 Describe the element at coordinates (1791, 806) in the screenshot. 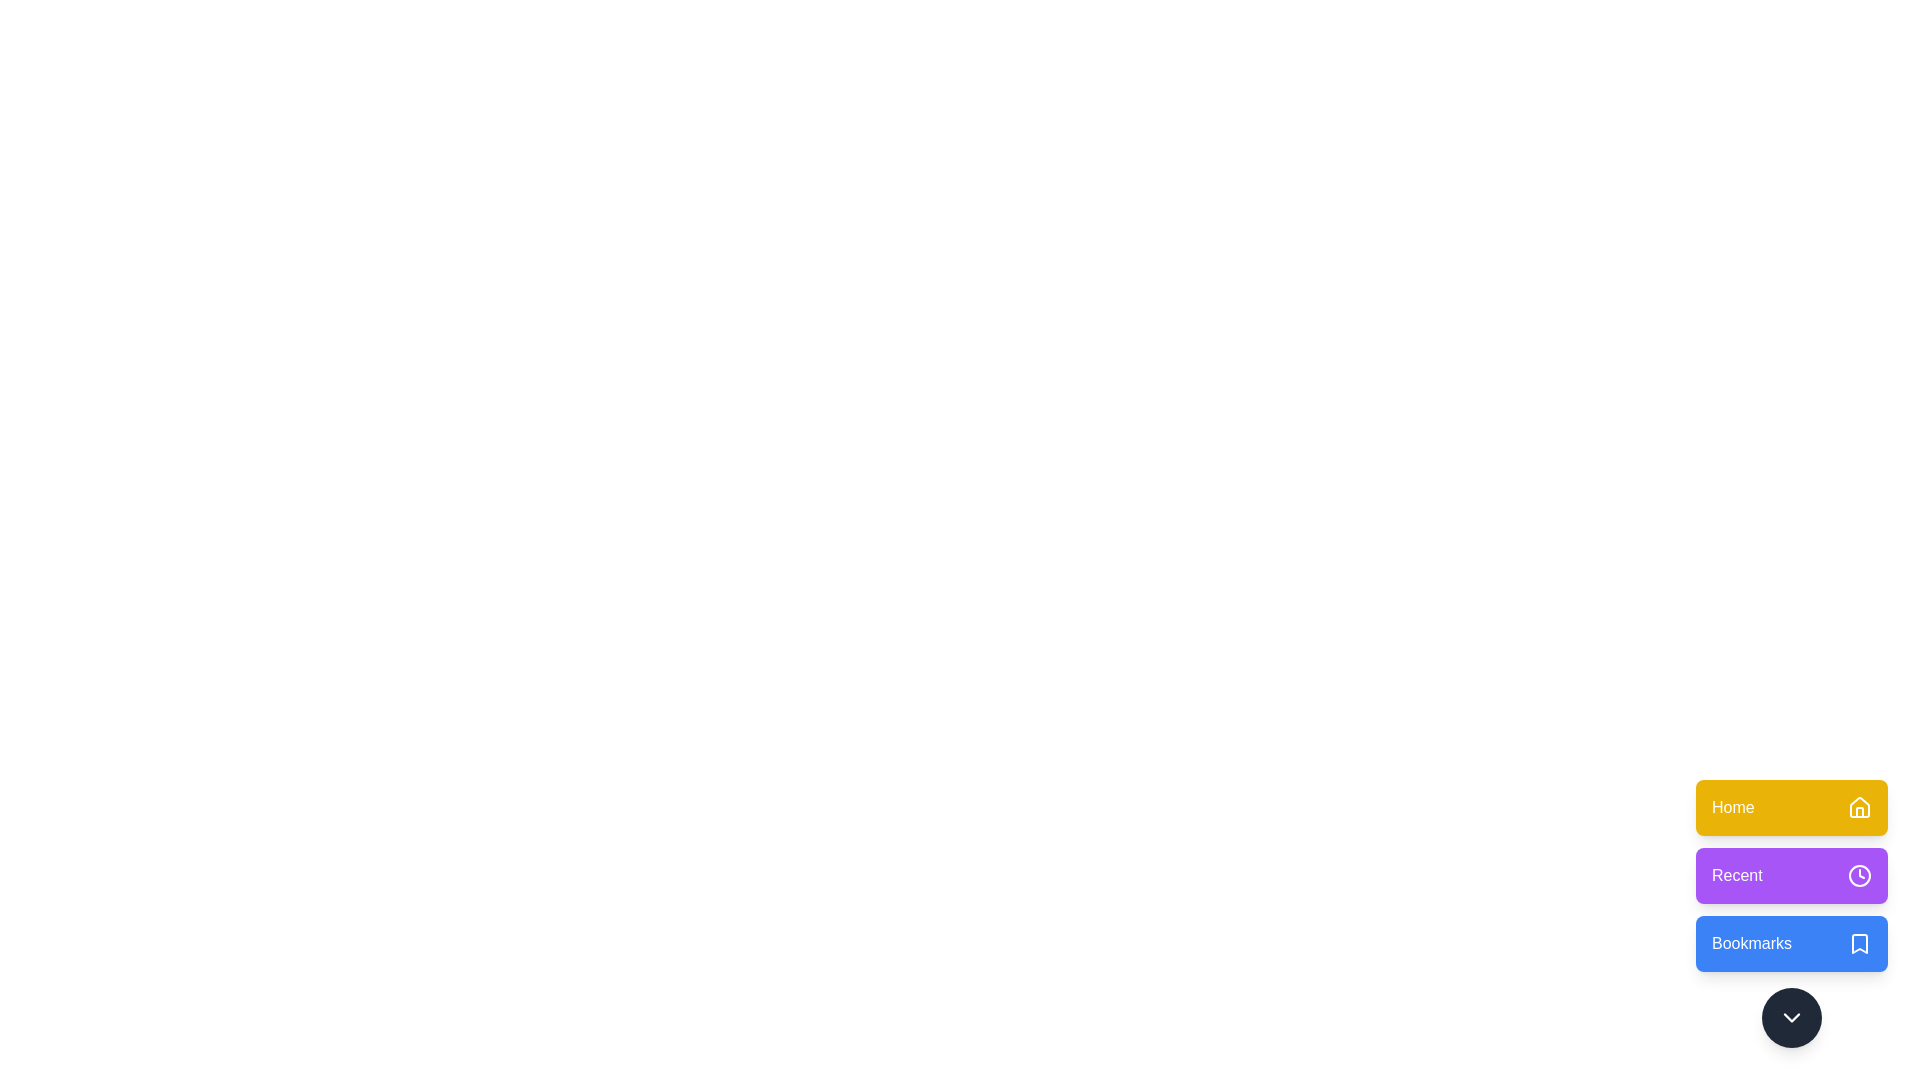

I see `the 'Home' button to activate its function` at that location.